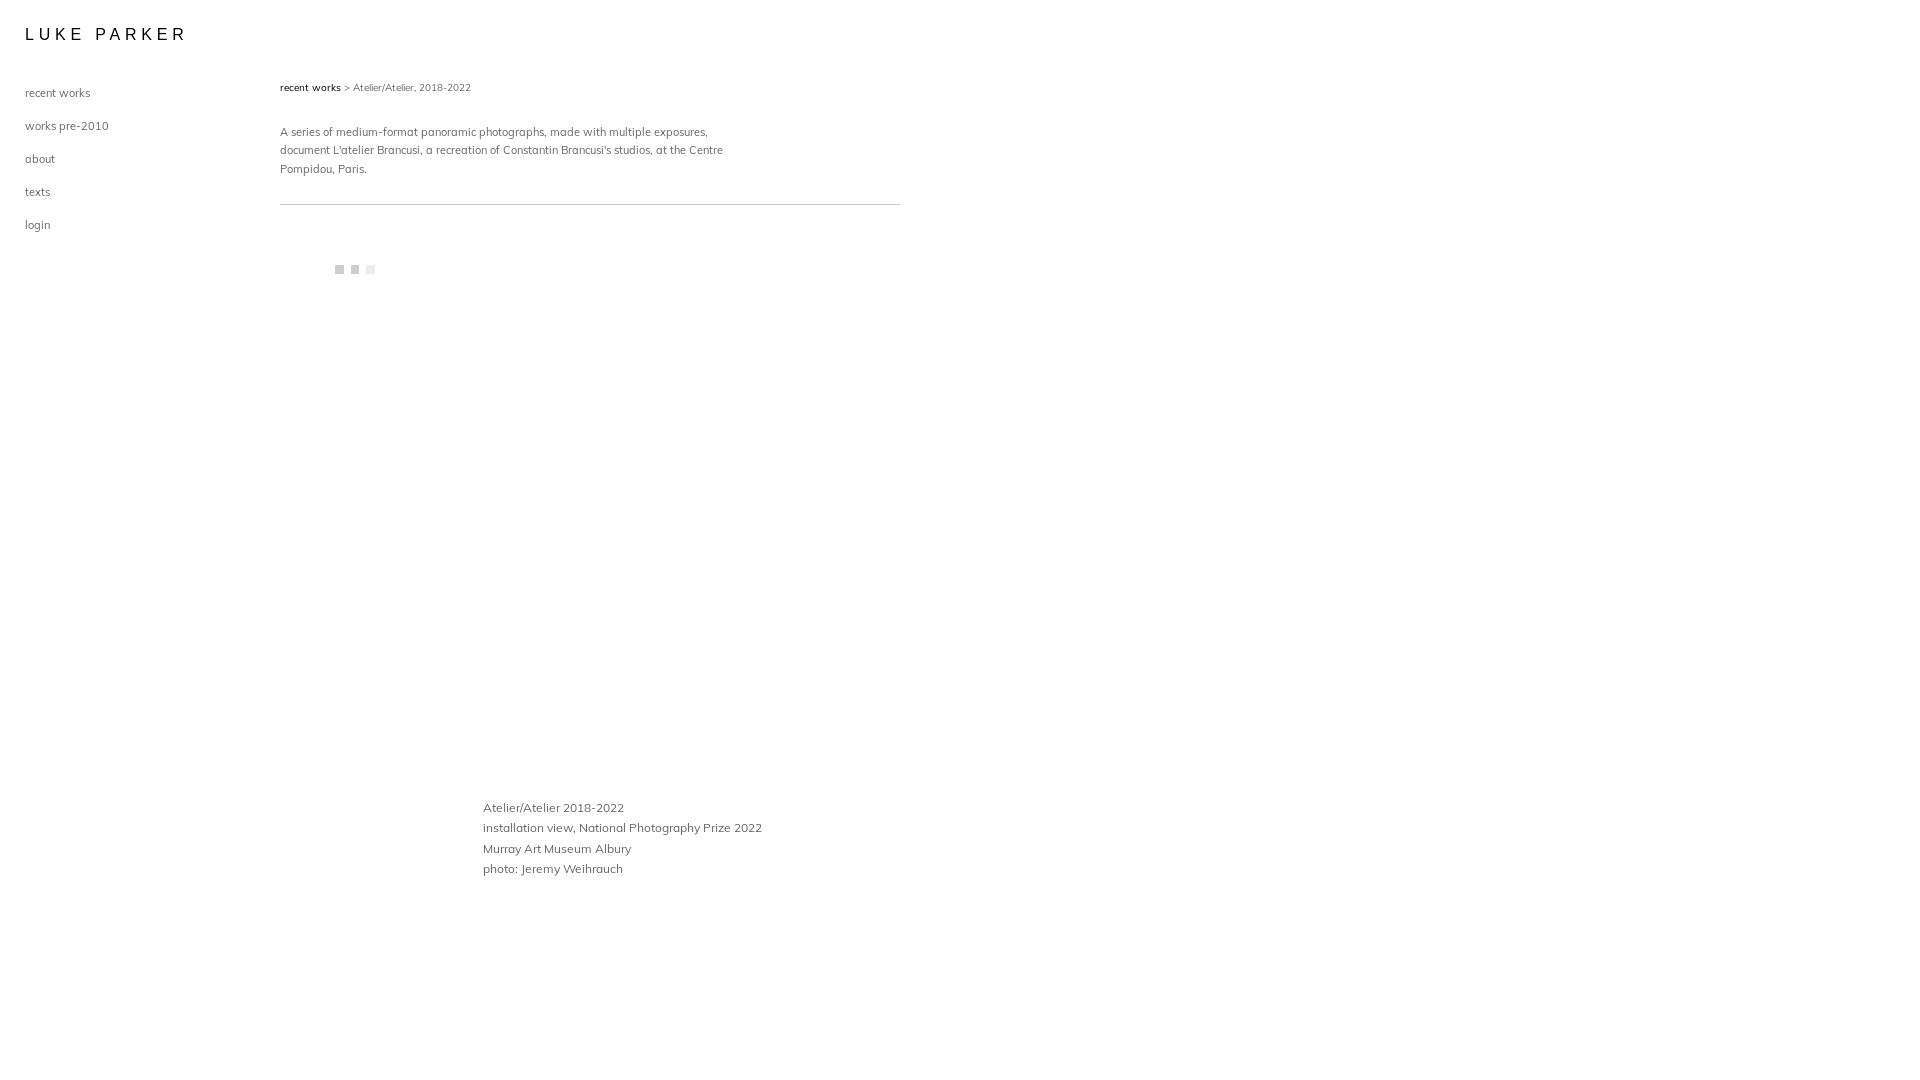 This screenshot has height=1080, width=1920. I want to click on 'login', so click(37, 224).